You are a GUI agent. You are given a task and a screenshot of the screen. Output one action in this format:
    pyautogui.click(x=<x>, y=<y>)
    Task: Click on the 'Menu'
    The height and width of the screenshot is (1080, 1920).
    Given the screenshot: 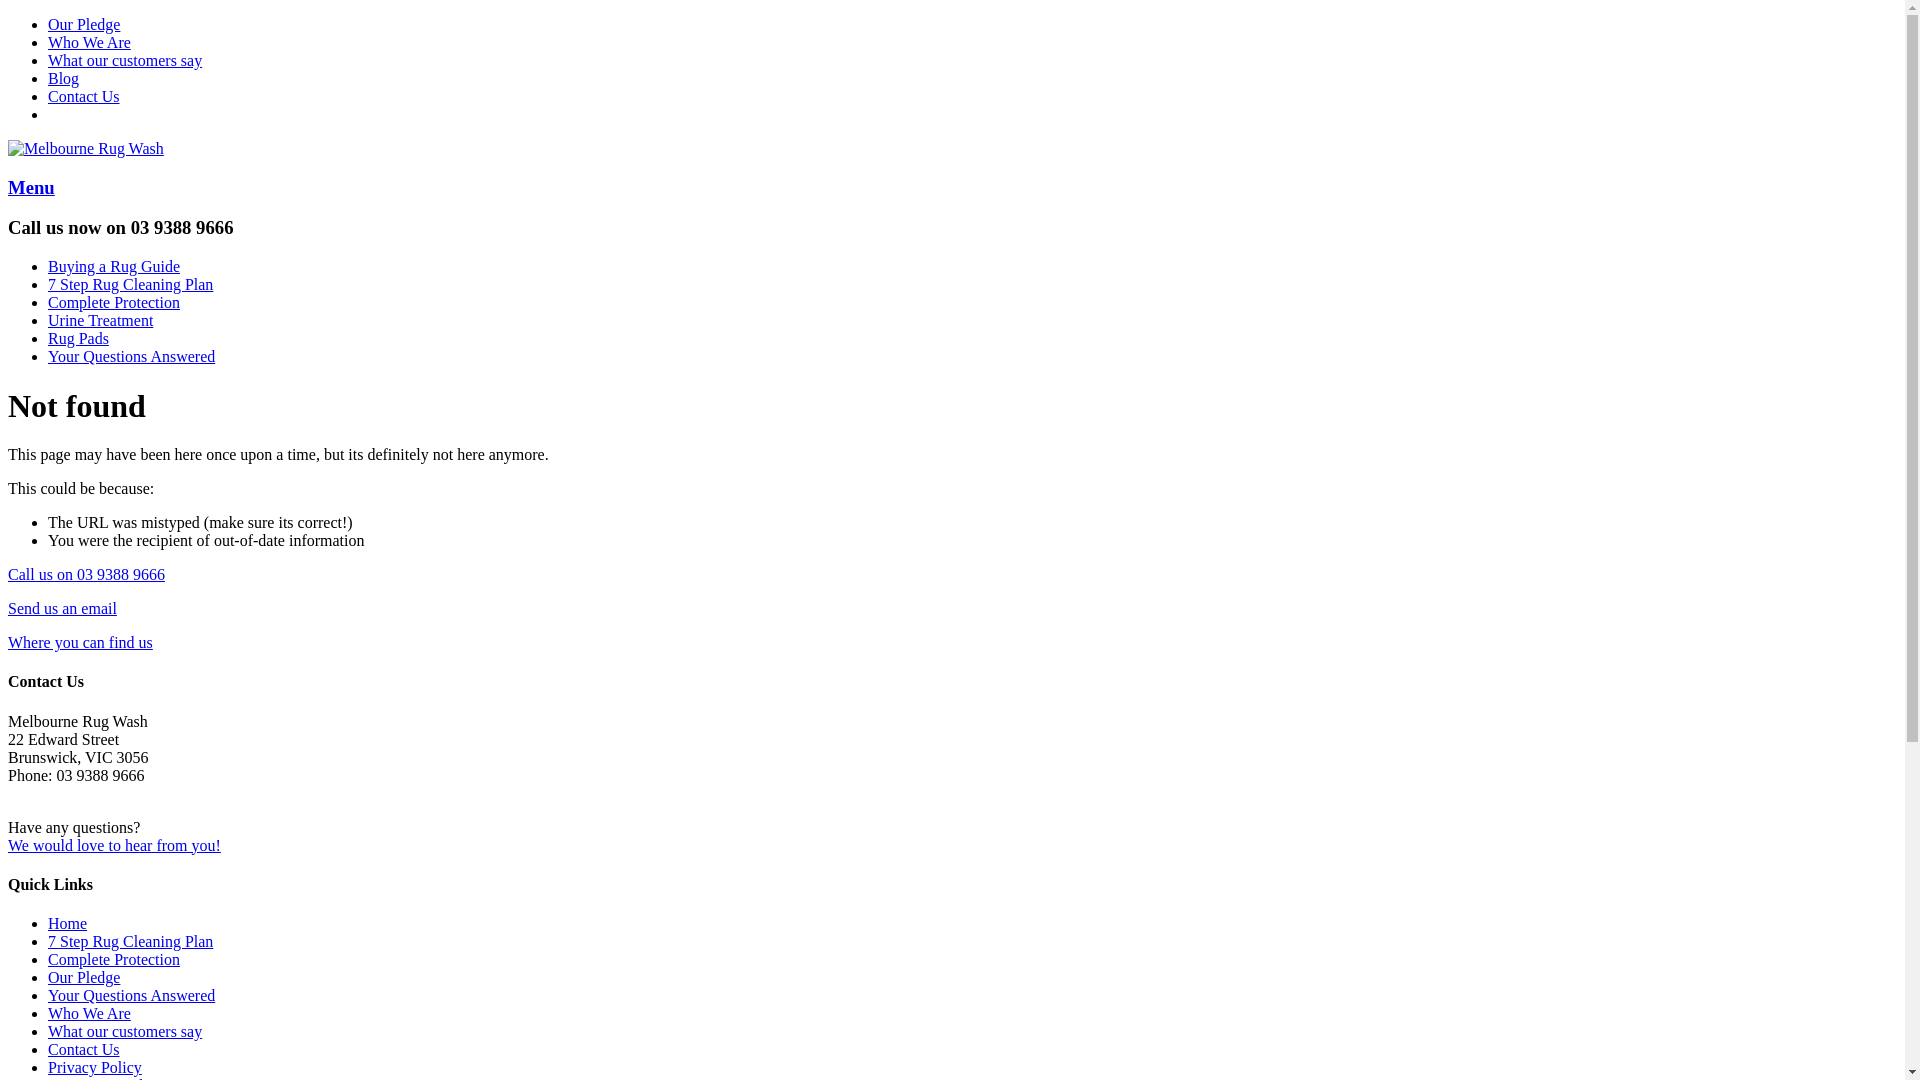 What is the action you would take?
    pyautogui.click(x=8, y=187)
    